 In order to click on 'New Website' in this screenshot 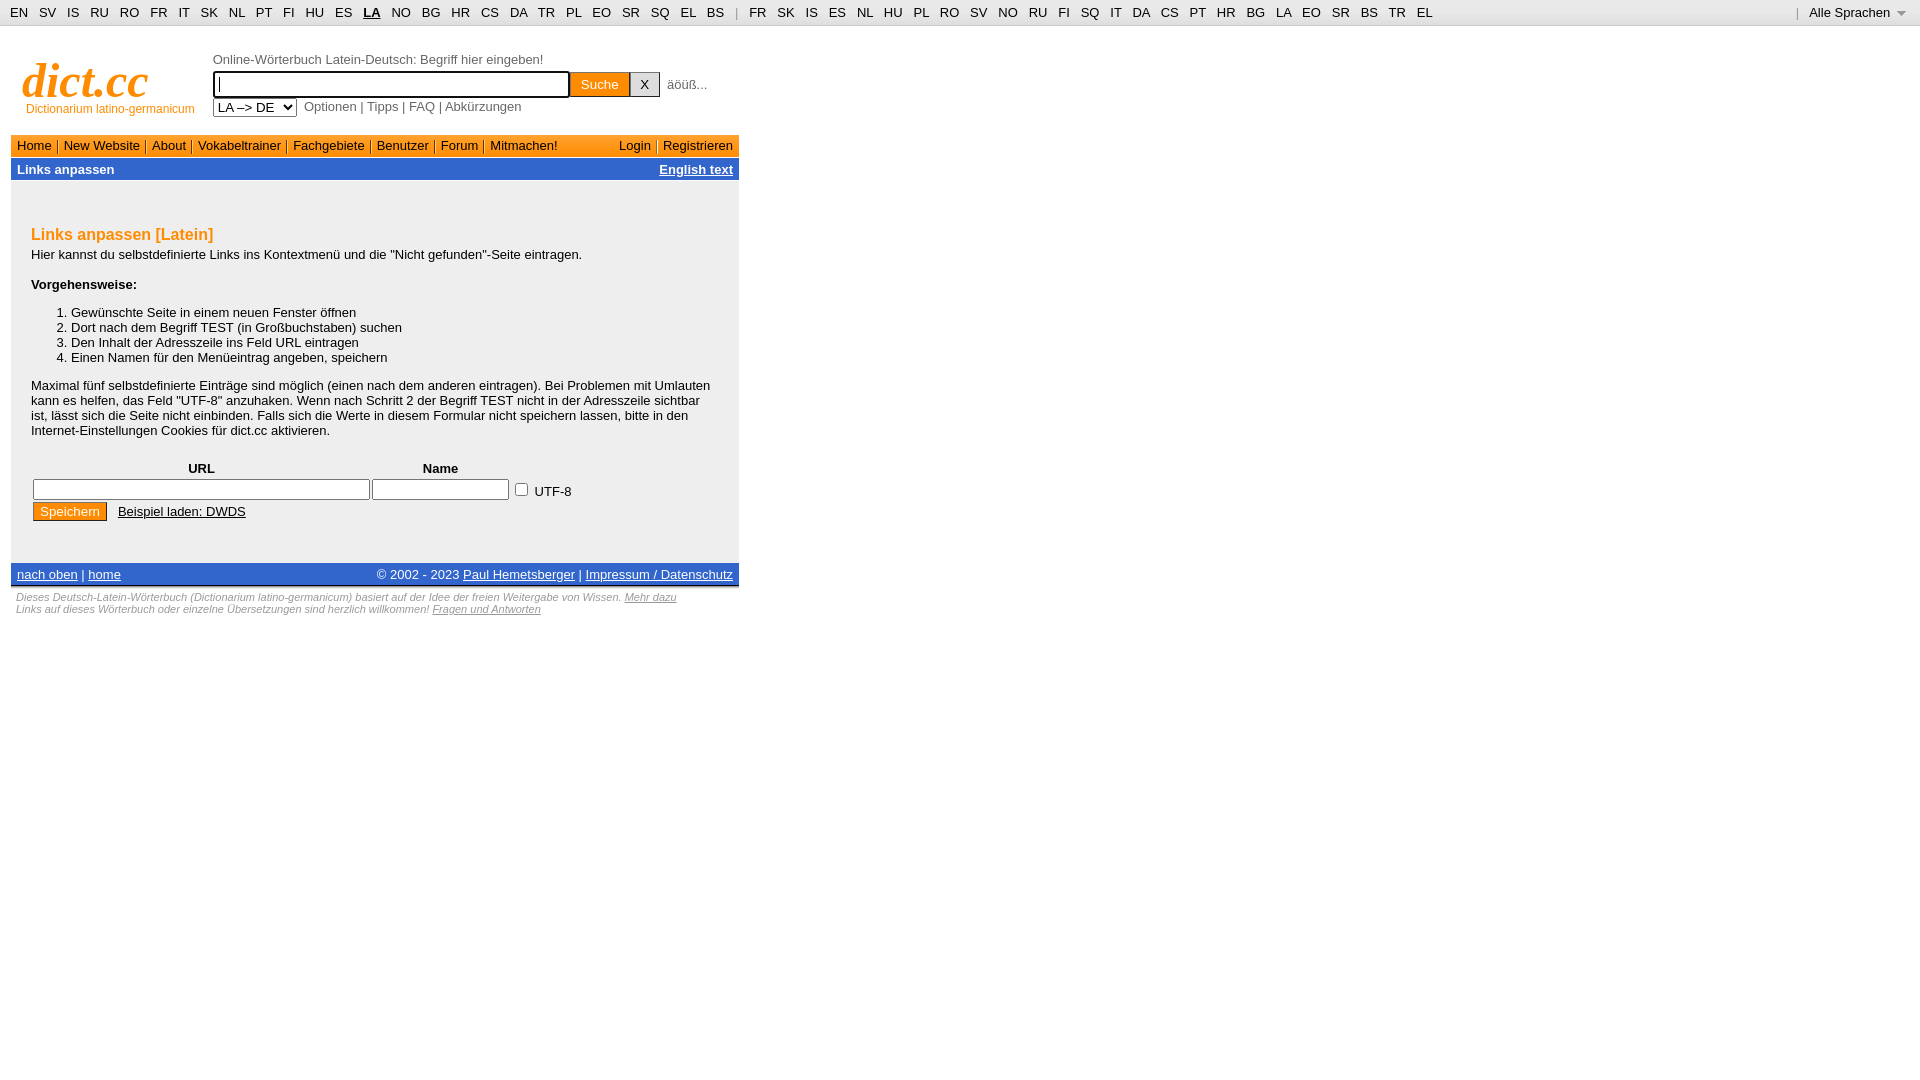, I will do `click(100, 144)`.